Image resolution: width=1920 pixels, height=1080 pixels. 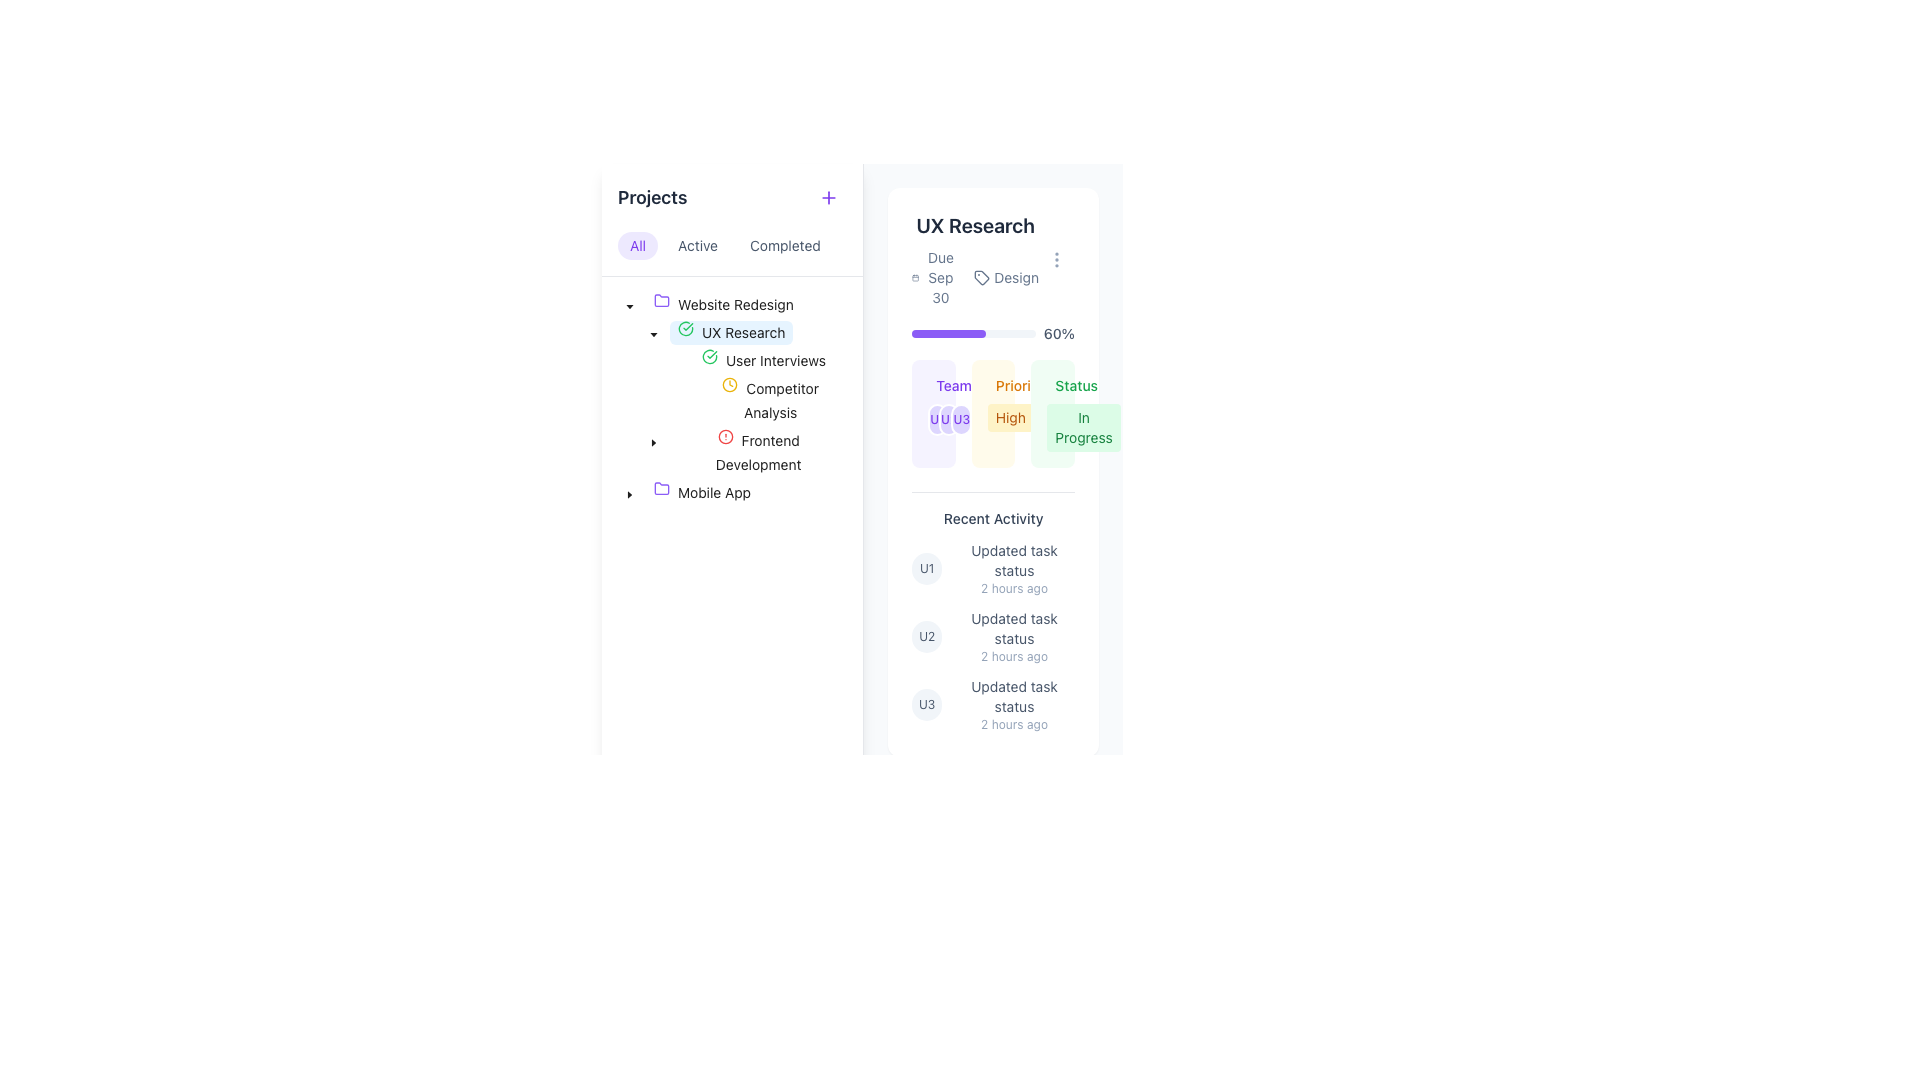 What do you see at coordinates (652, 197) in the screenshot?
I see `the 'Projects' heading text located in the header section of the sidebar` at bounding box center [652, 197].